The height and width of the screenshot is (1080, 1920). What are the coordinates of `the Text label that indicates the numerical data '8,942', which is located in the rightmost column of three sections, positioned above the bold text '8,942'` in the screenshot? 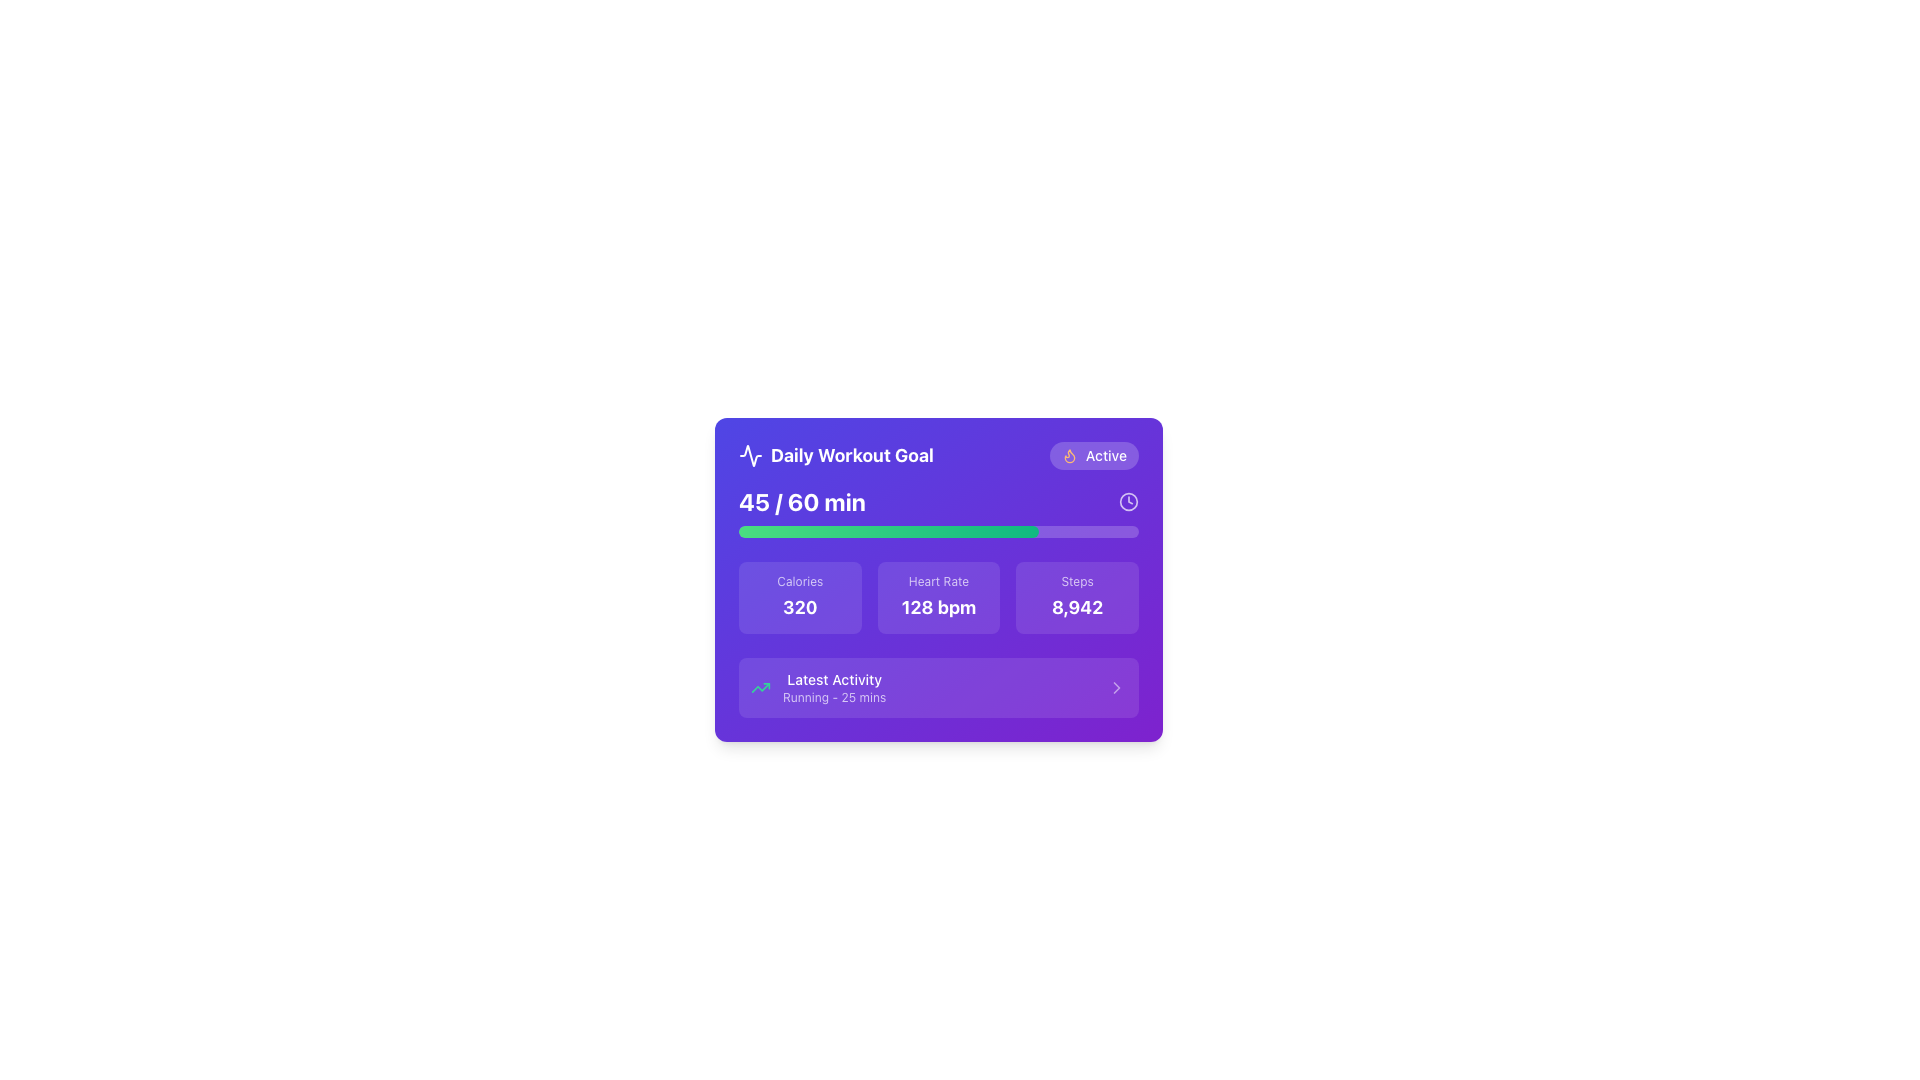 It's located at (1076, 582).